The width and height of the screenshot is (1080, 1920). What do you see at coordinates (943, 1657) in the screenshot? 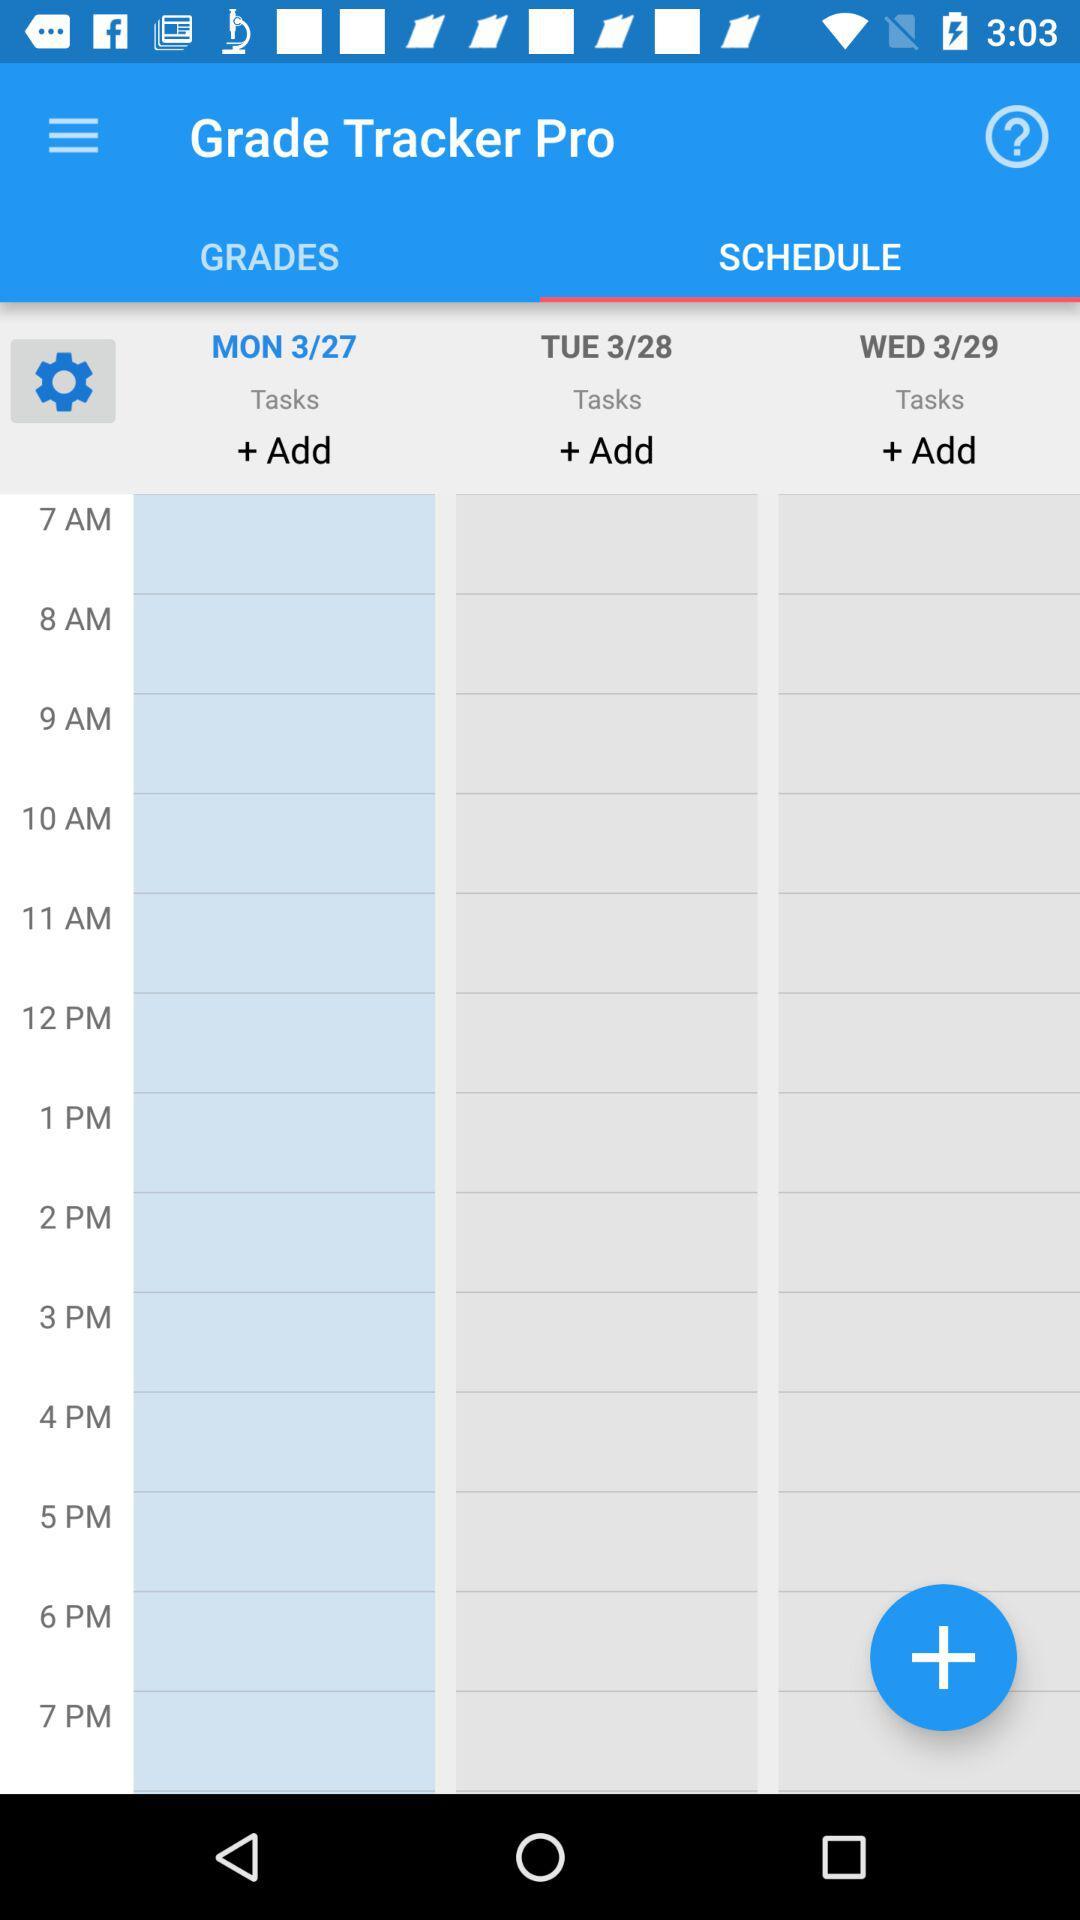
I see `event` at bounding box center [943, 1657].